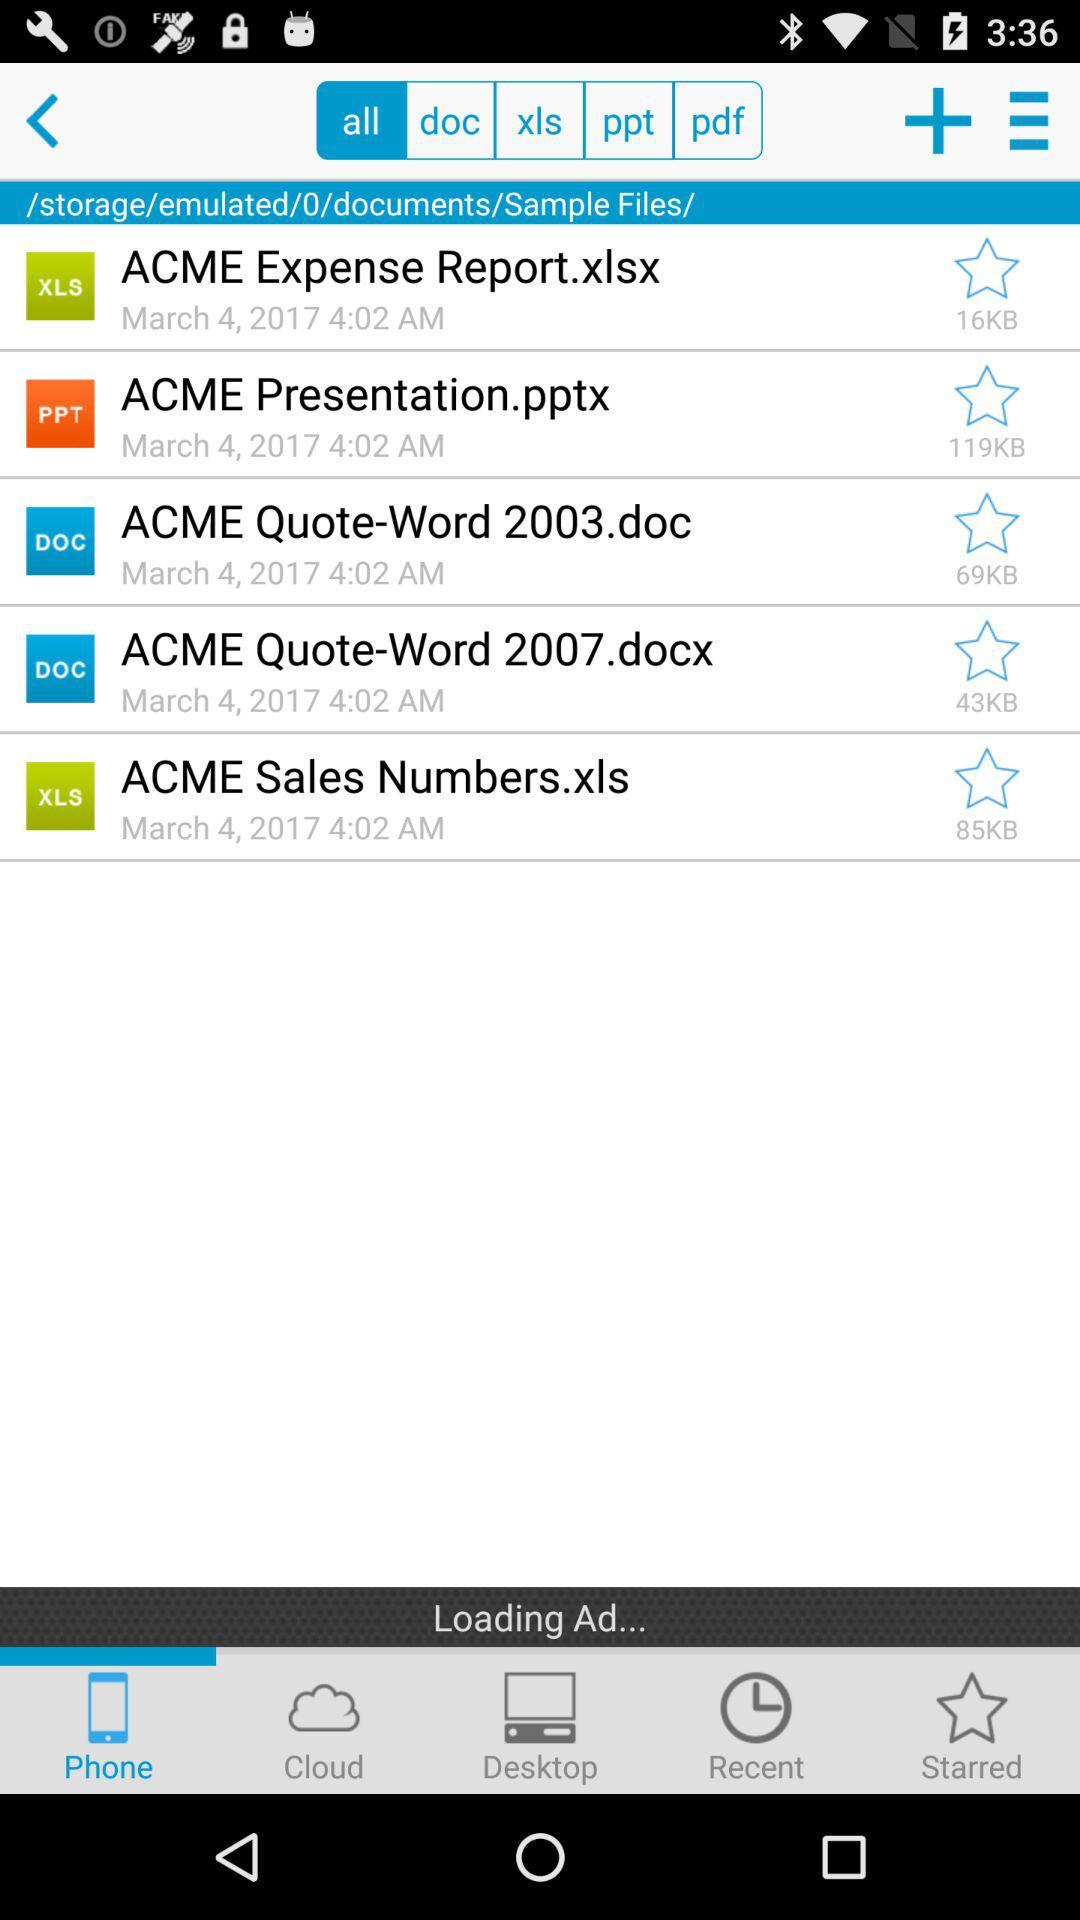  Describe the element at coordinates (937, 119) in the screenshot. I see `new documents` at that location.